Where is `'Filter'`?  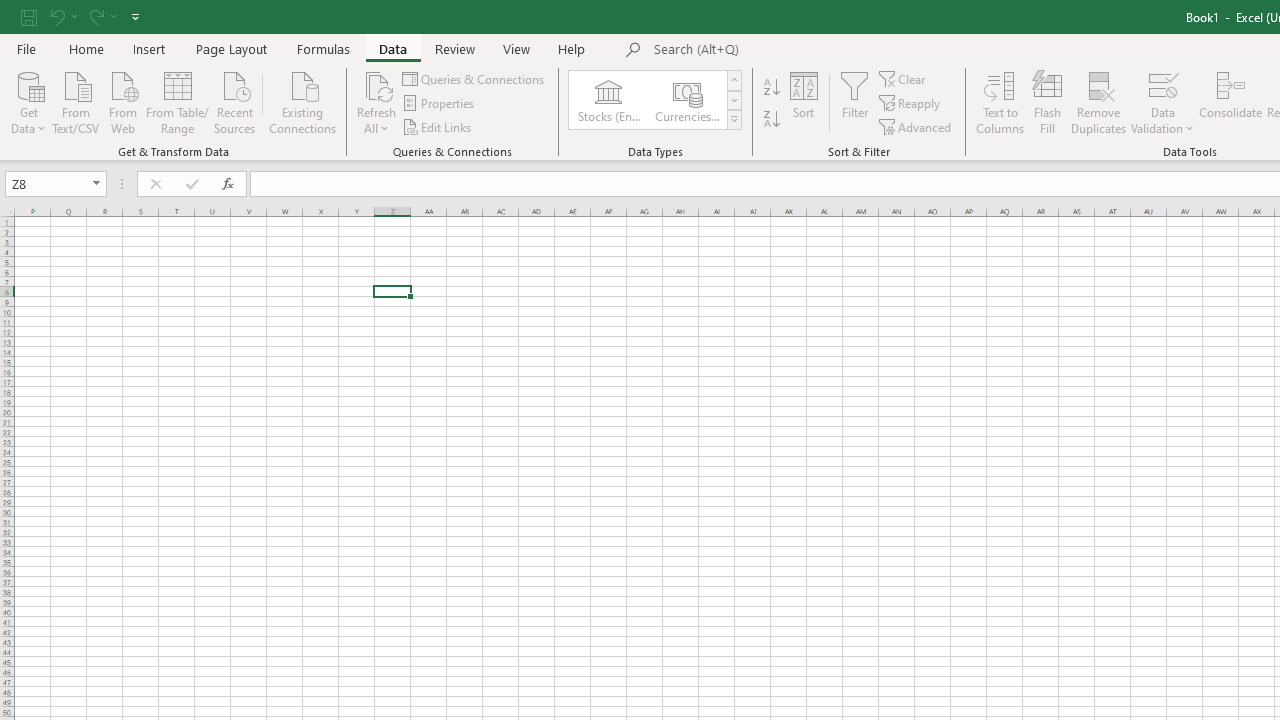 'Filter' is located at coordinates (855, 103).